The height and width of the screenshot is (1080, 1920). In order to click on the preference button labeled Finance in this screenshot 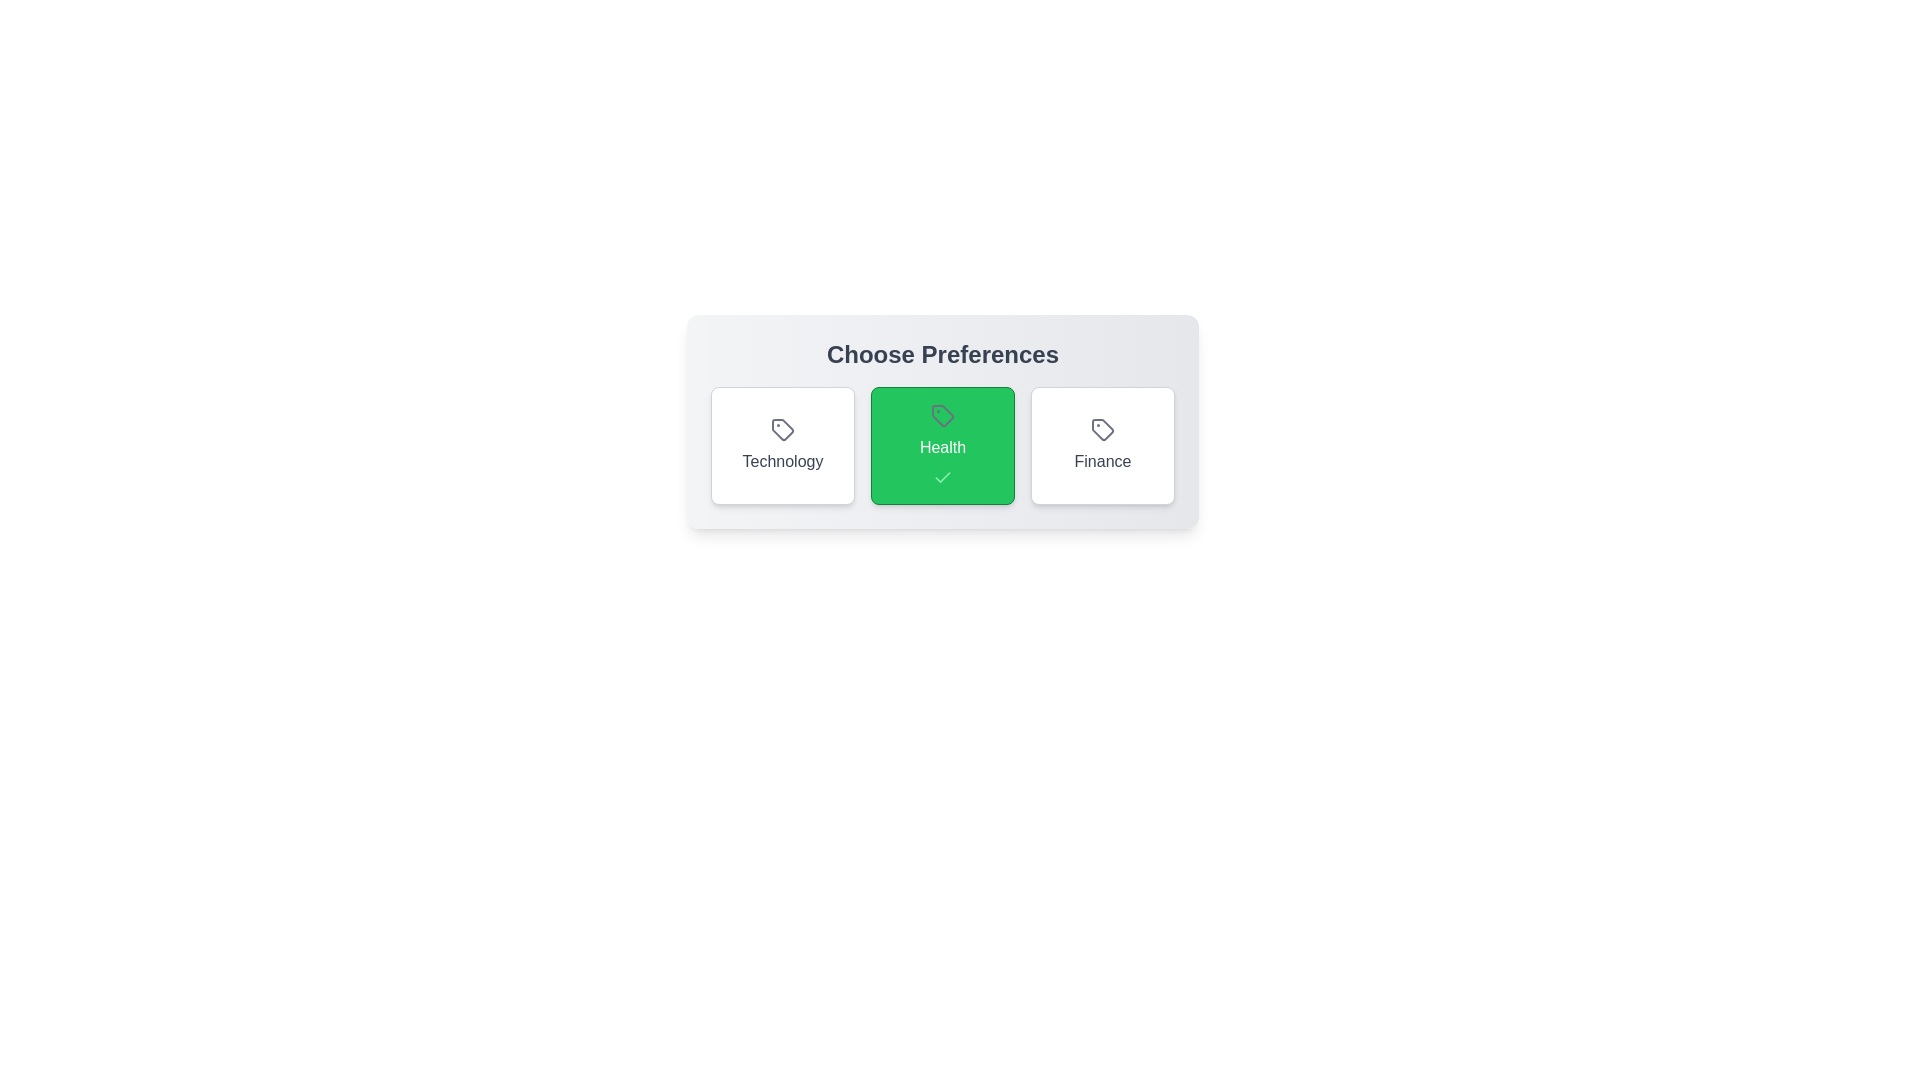, I will do `click(1102, 445)`.